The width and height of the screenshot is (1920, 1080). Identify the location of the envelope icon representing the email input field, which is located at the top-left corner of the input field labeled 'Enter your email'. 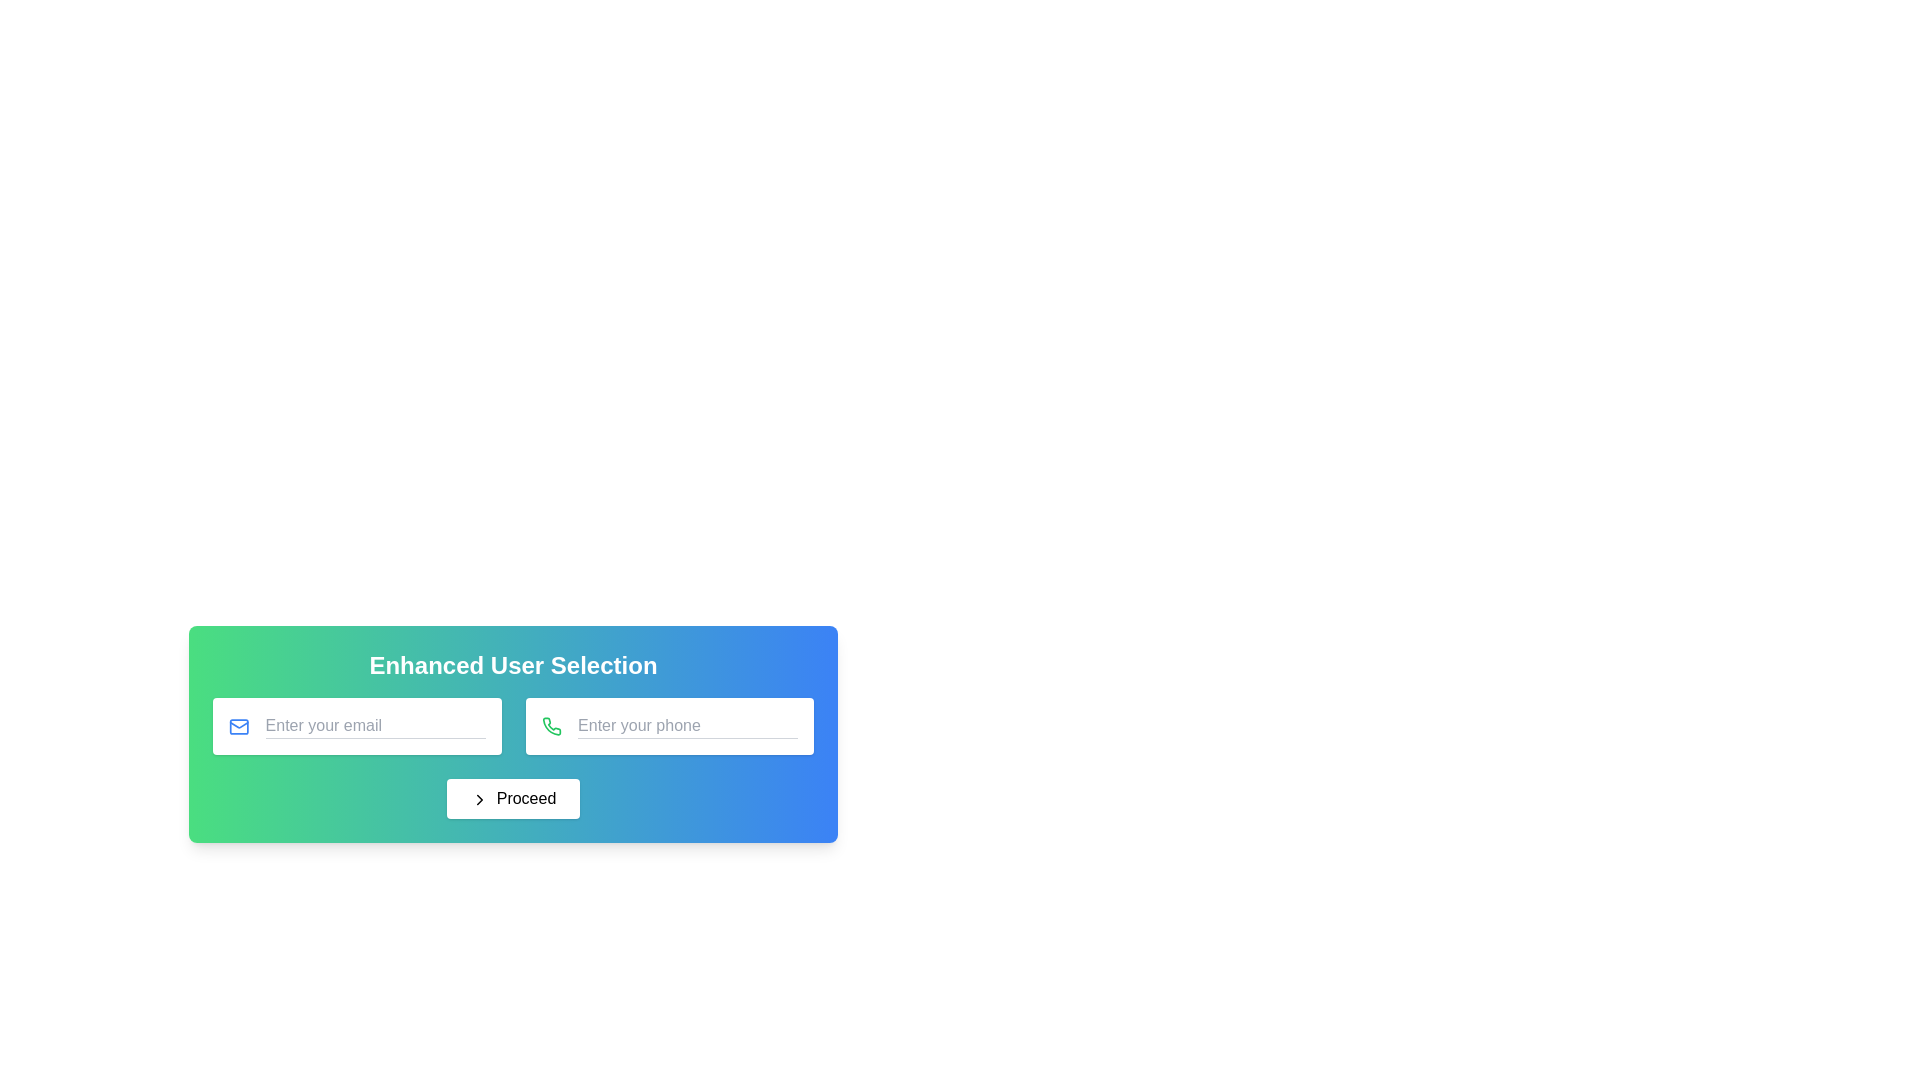
(239, 726).